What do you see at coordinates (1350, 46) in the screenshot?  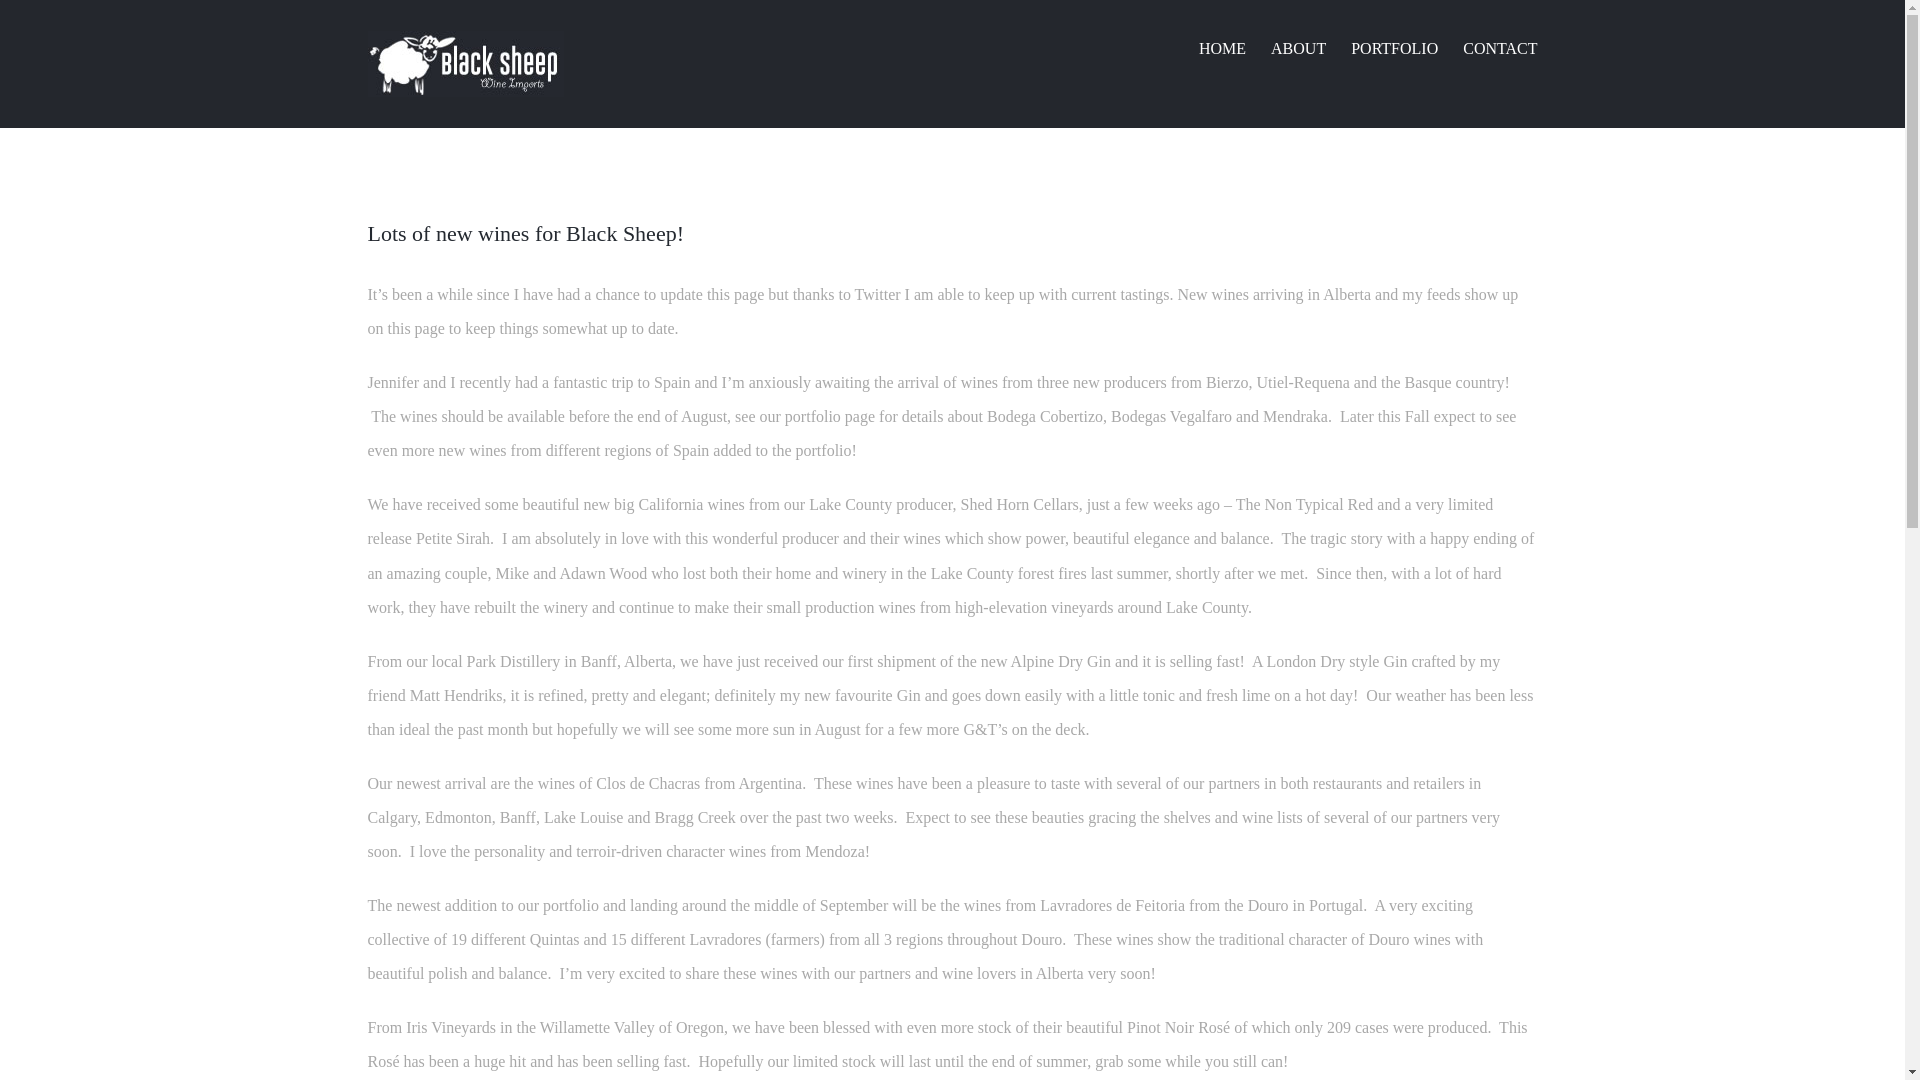 I see `'PORTFOLIO'` at bounding box center [1350, 46].